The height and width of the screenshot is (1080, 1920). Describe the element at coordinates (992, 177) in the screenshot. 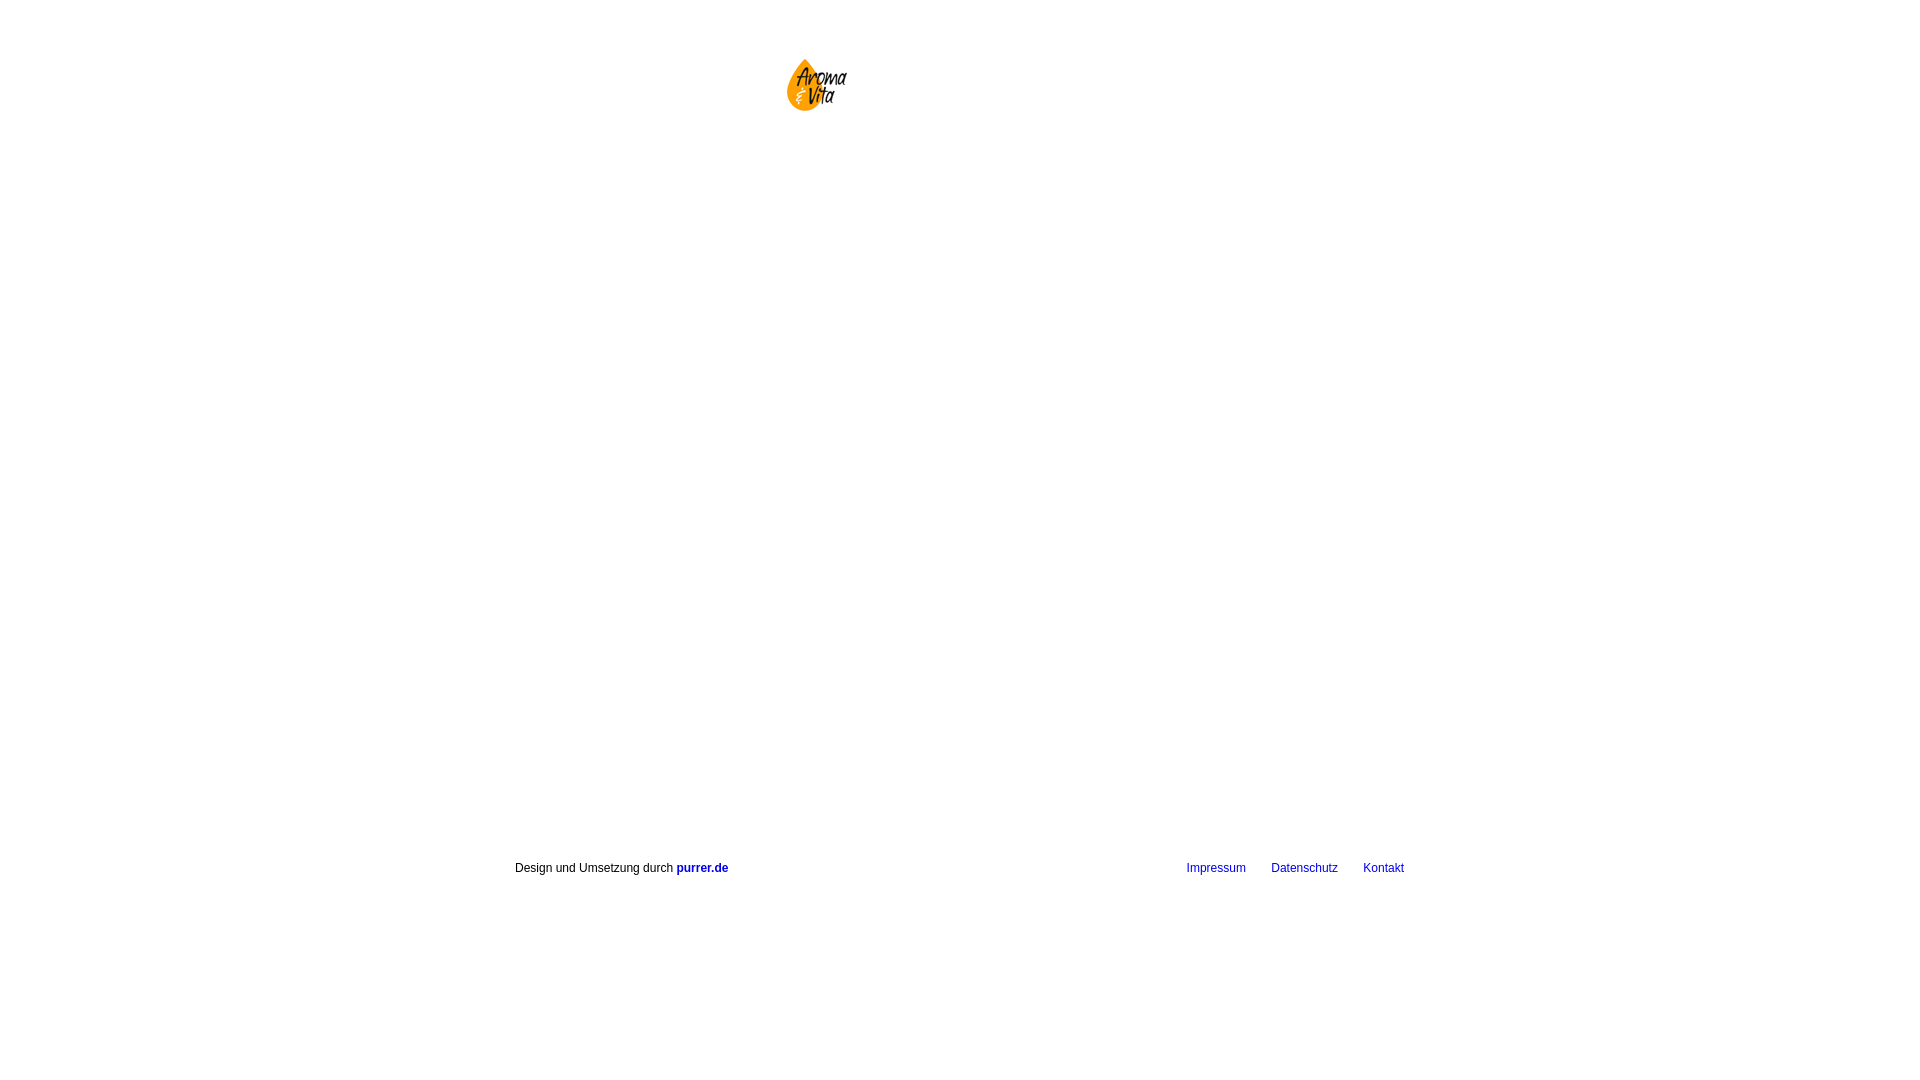

I see `'Leistungen'` at that location.